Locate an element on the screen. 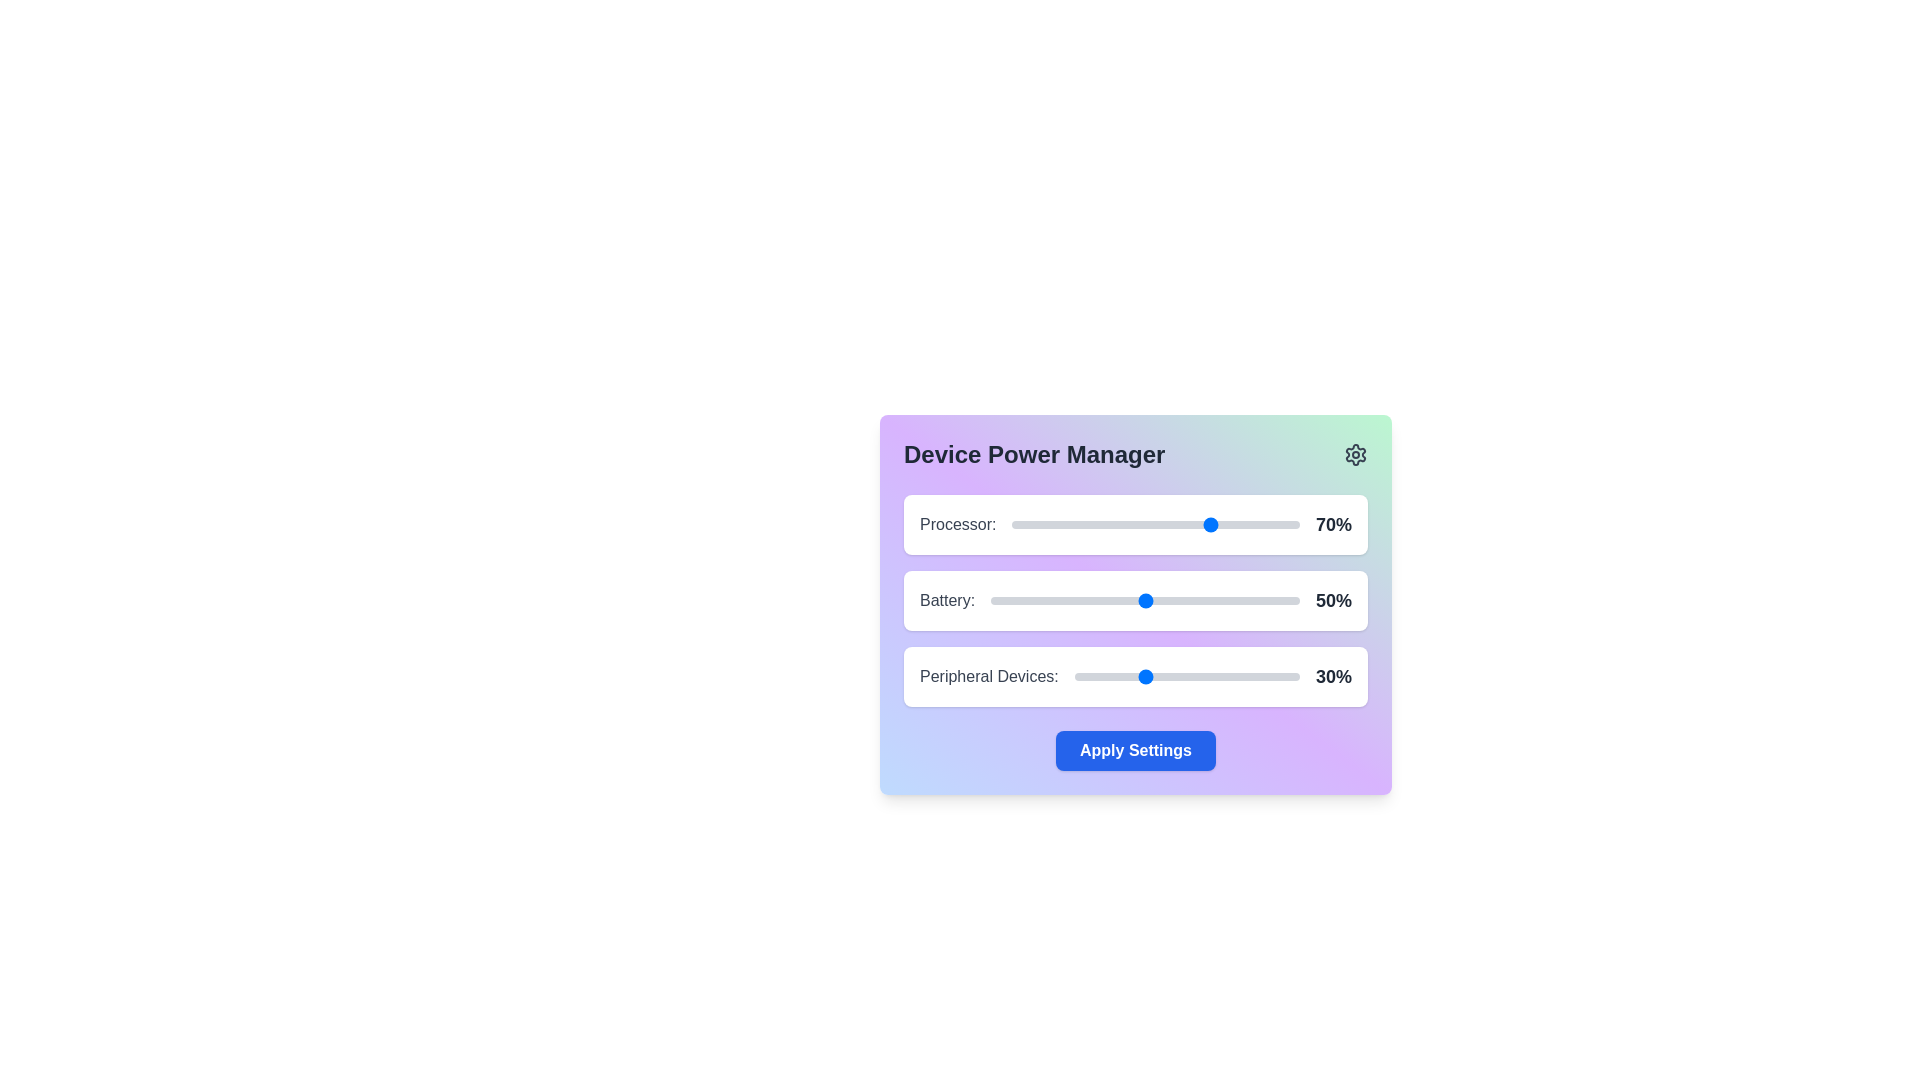  the settings icon to access additional options is located at coordinates (1356, 455).